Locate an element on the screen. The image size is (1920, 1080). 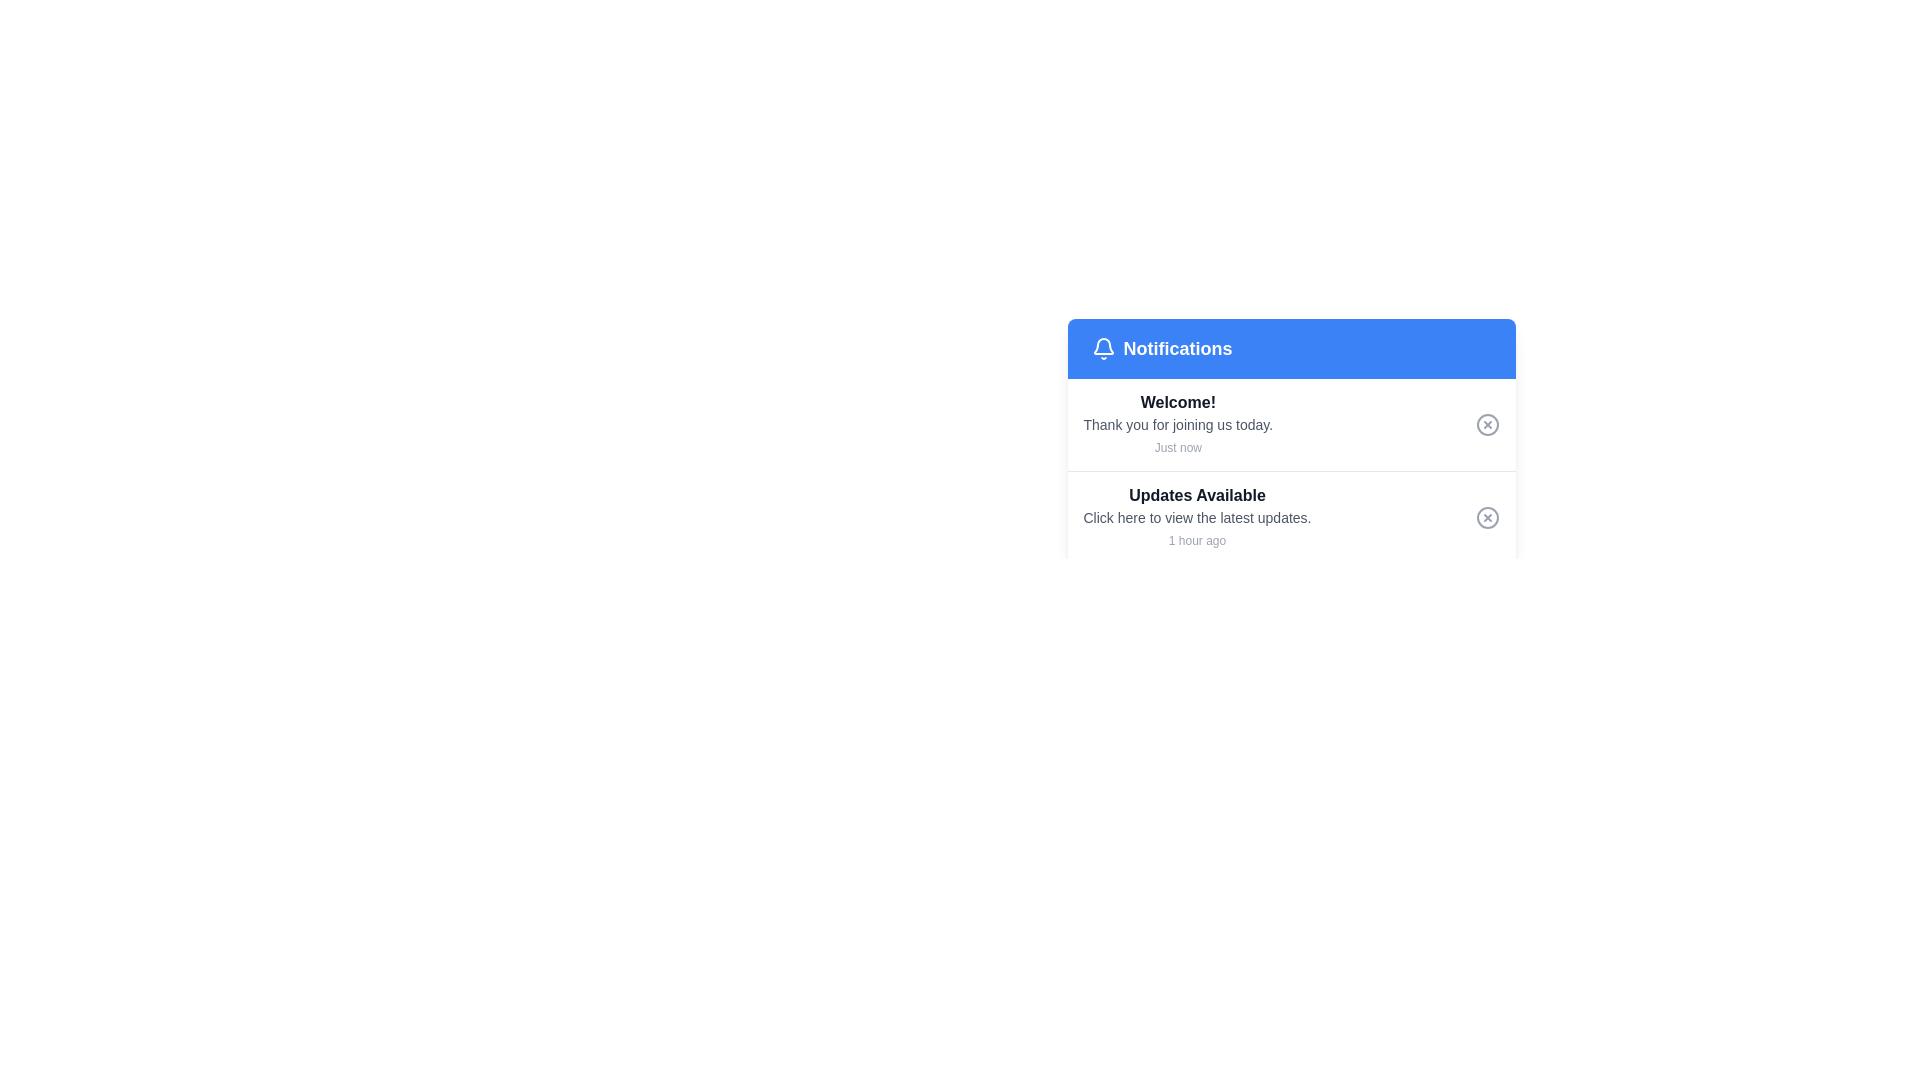
the timestamp information from the text label located directly underneath the notification message block that reads 'Thank you is located at coordinates (1177, 446).